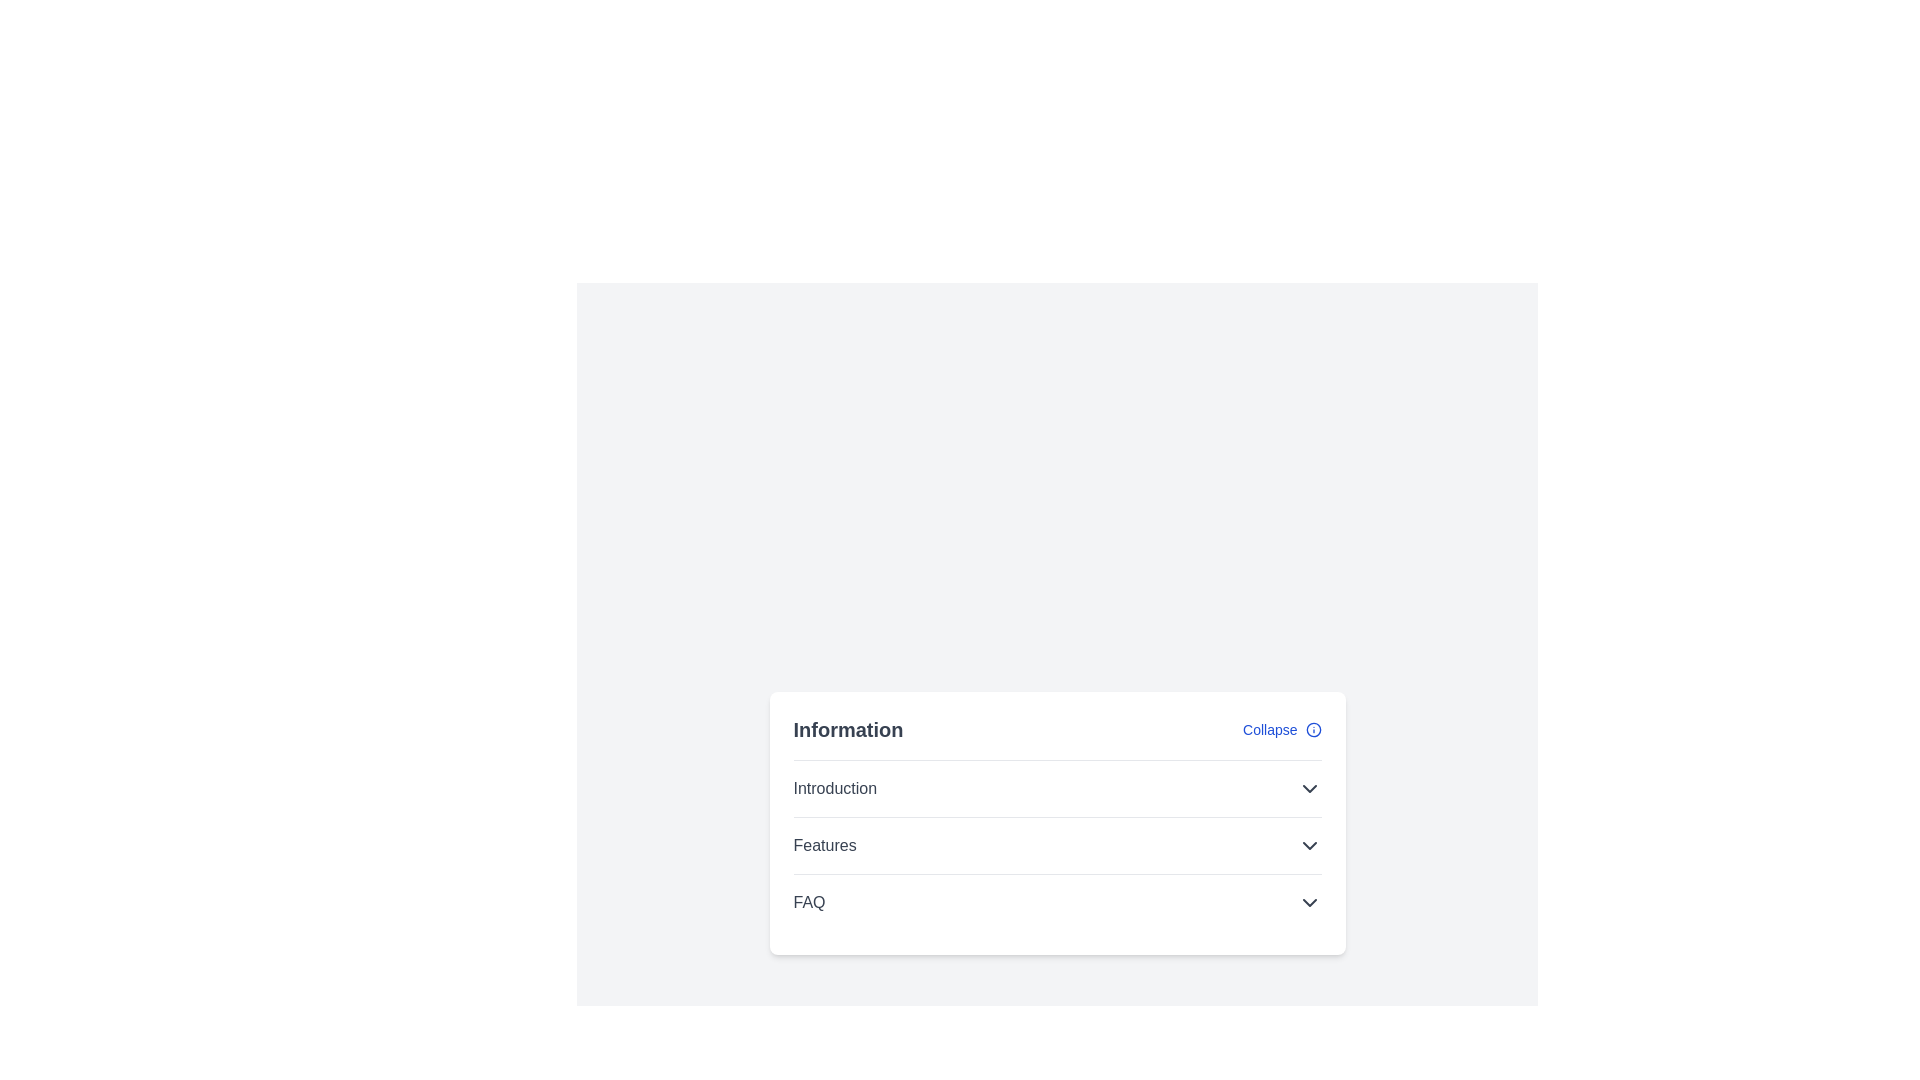  I want to click on the chevron icon located to the right of the 'FAQ' button, so click(1309, 902).